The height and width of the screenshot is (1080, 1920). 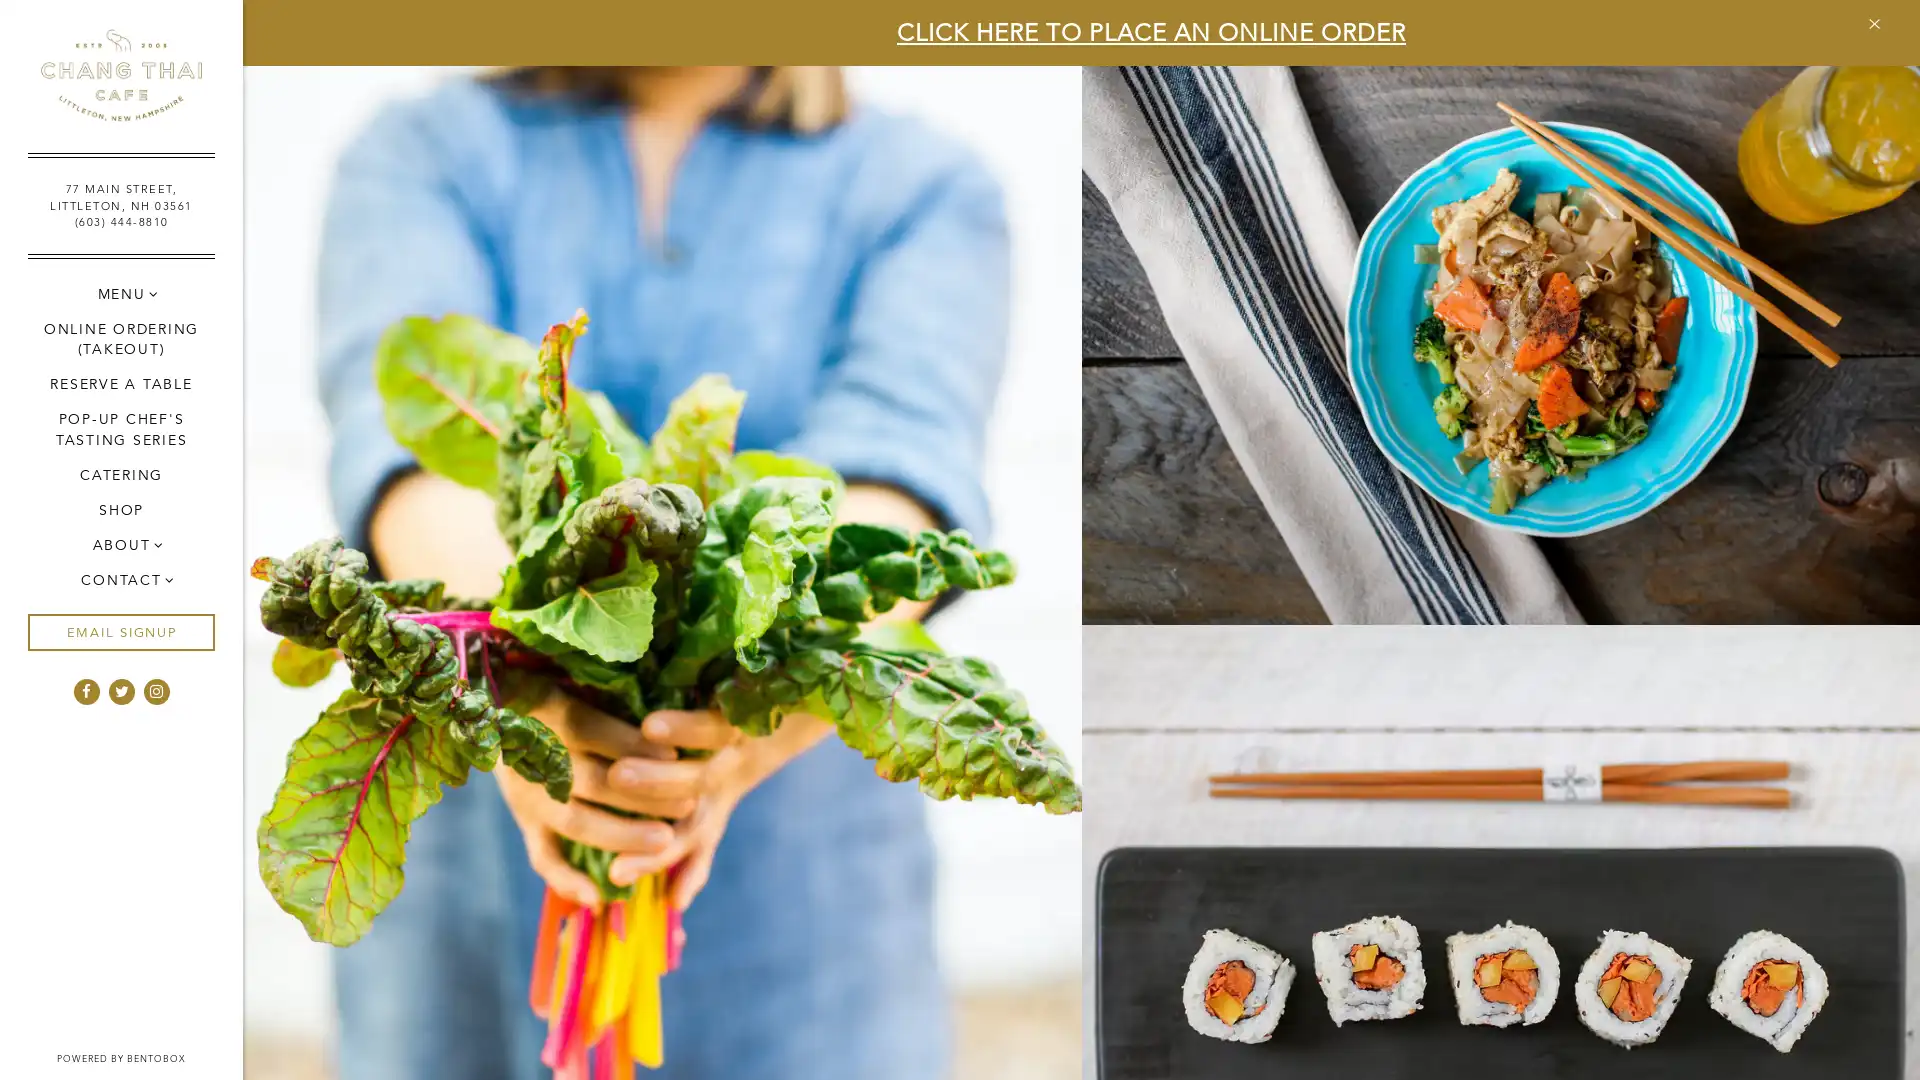 I want to click on ABOUT, so click(x=119, y=544).